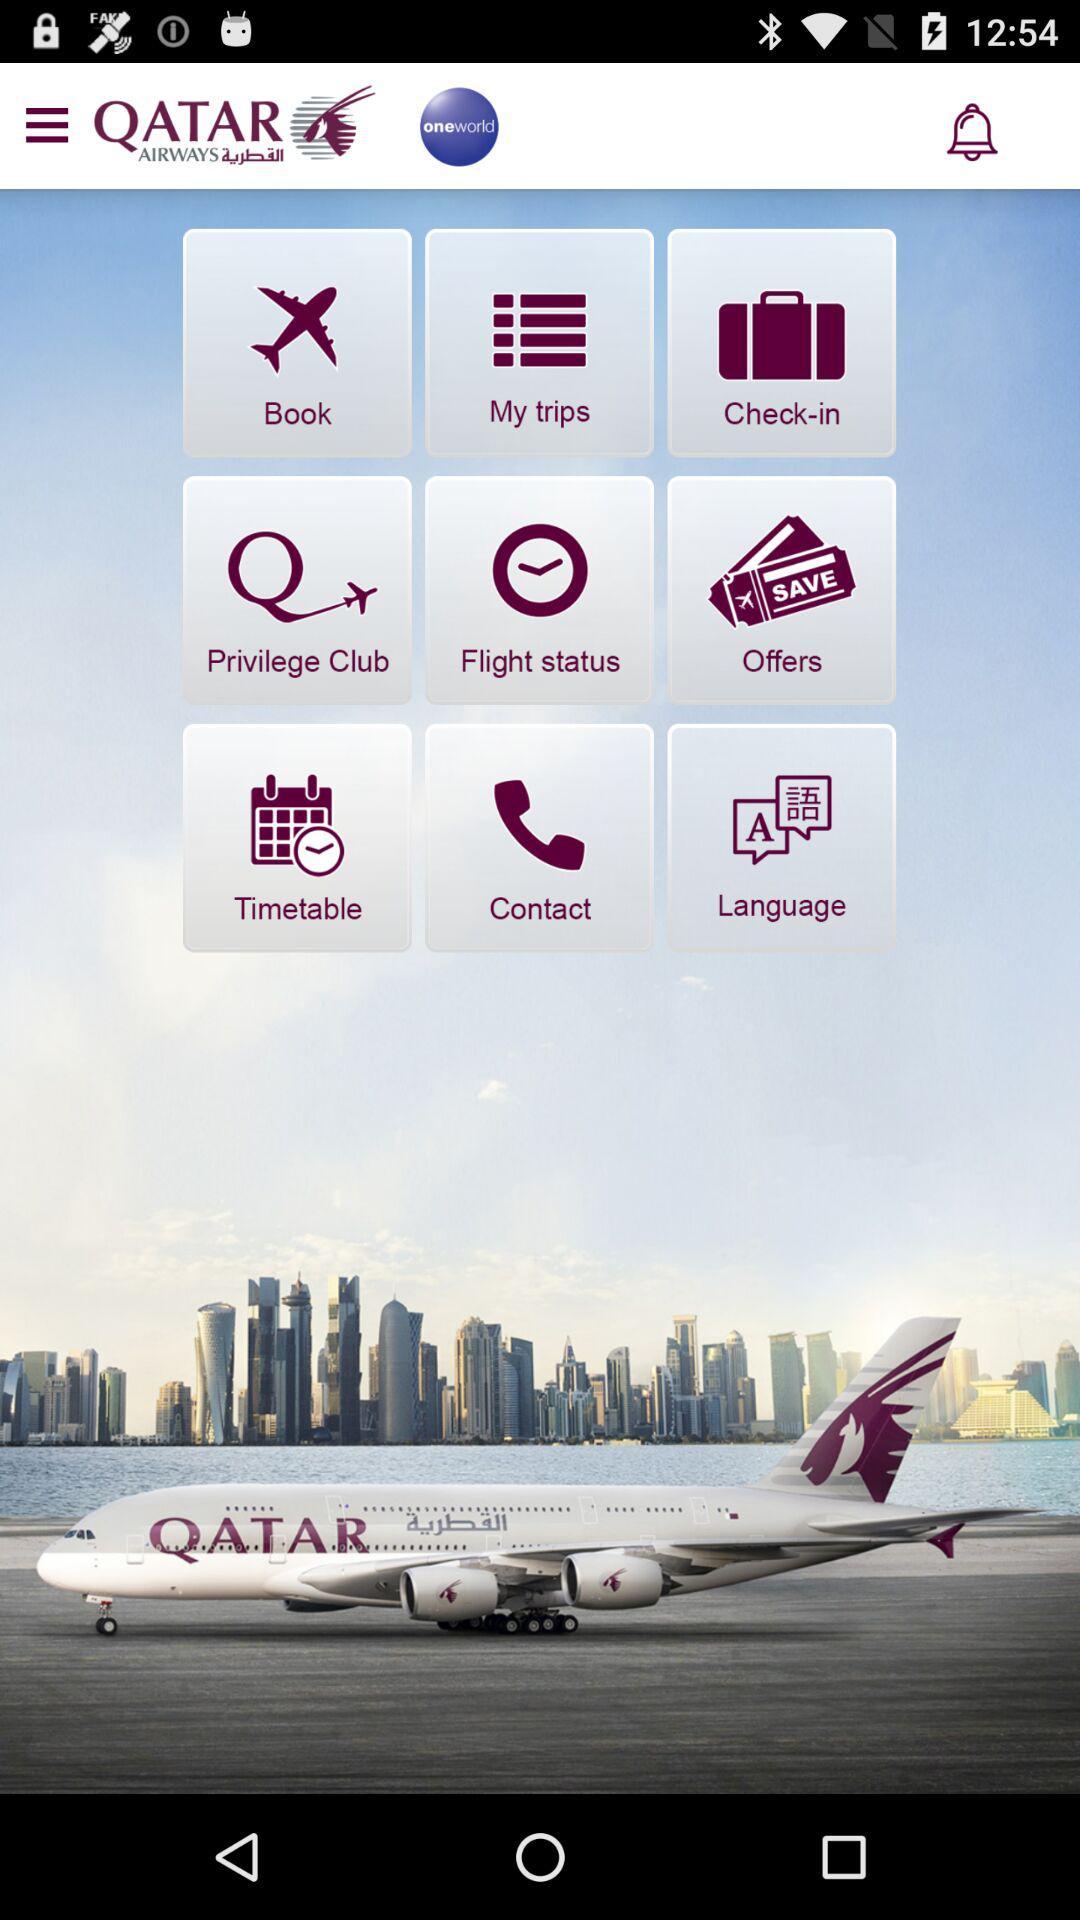  What do you see at coordinates (780, 343) in the screenshot?
I see `check in to your flight` at bounding box center [780, 343].